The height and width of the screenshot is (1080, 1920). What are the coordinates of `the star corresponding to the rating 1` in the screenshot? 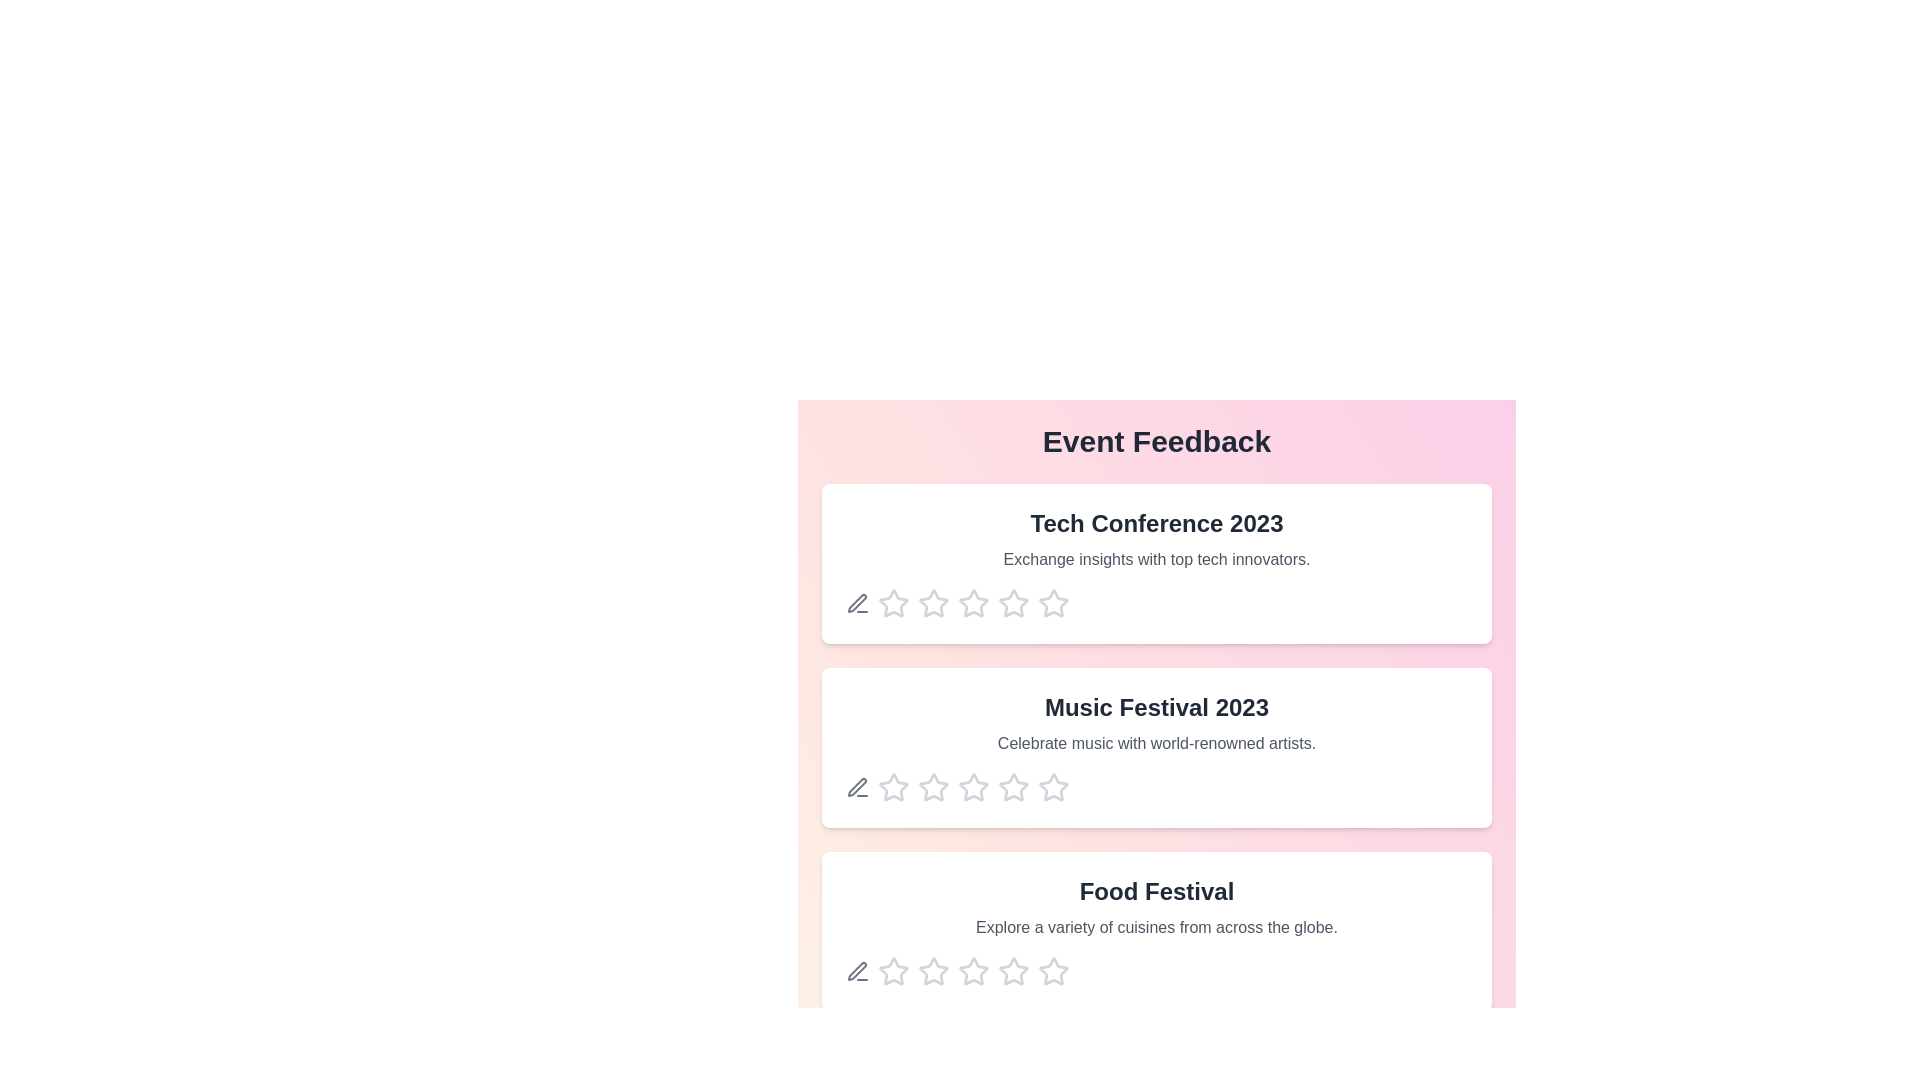 It's located at (892, 603).